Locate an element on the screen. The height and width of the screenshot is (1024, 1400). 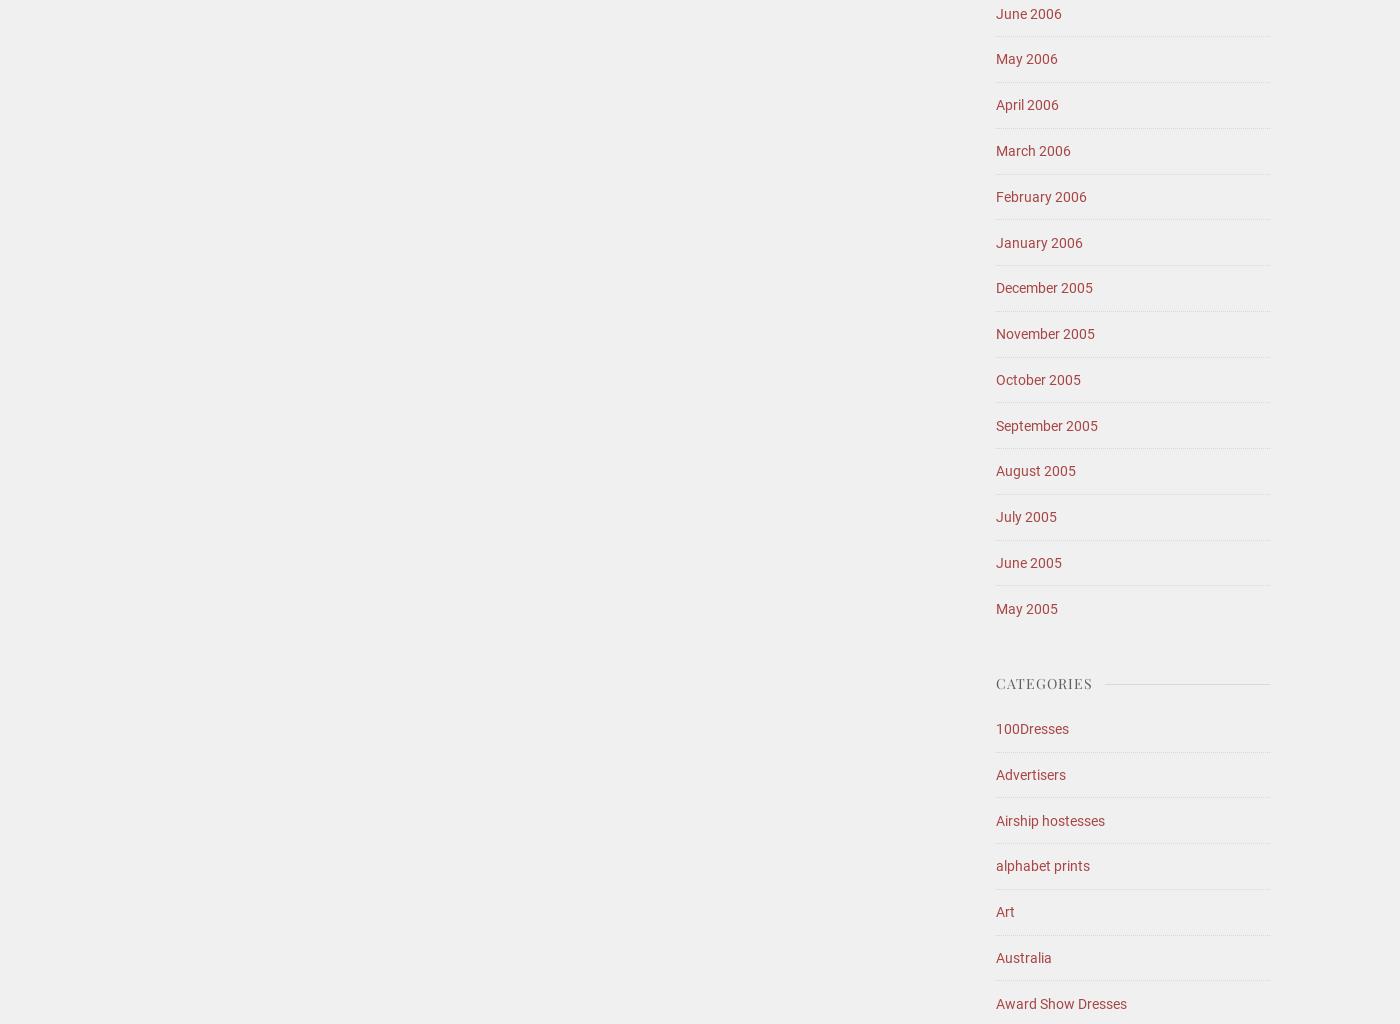
'December 2005' is located at coordinates (995, 287).